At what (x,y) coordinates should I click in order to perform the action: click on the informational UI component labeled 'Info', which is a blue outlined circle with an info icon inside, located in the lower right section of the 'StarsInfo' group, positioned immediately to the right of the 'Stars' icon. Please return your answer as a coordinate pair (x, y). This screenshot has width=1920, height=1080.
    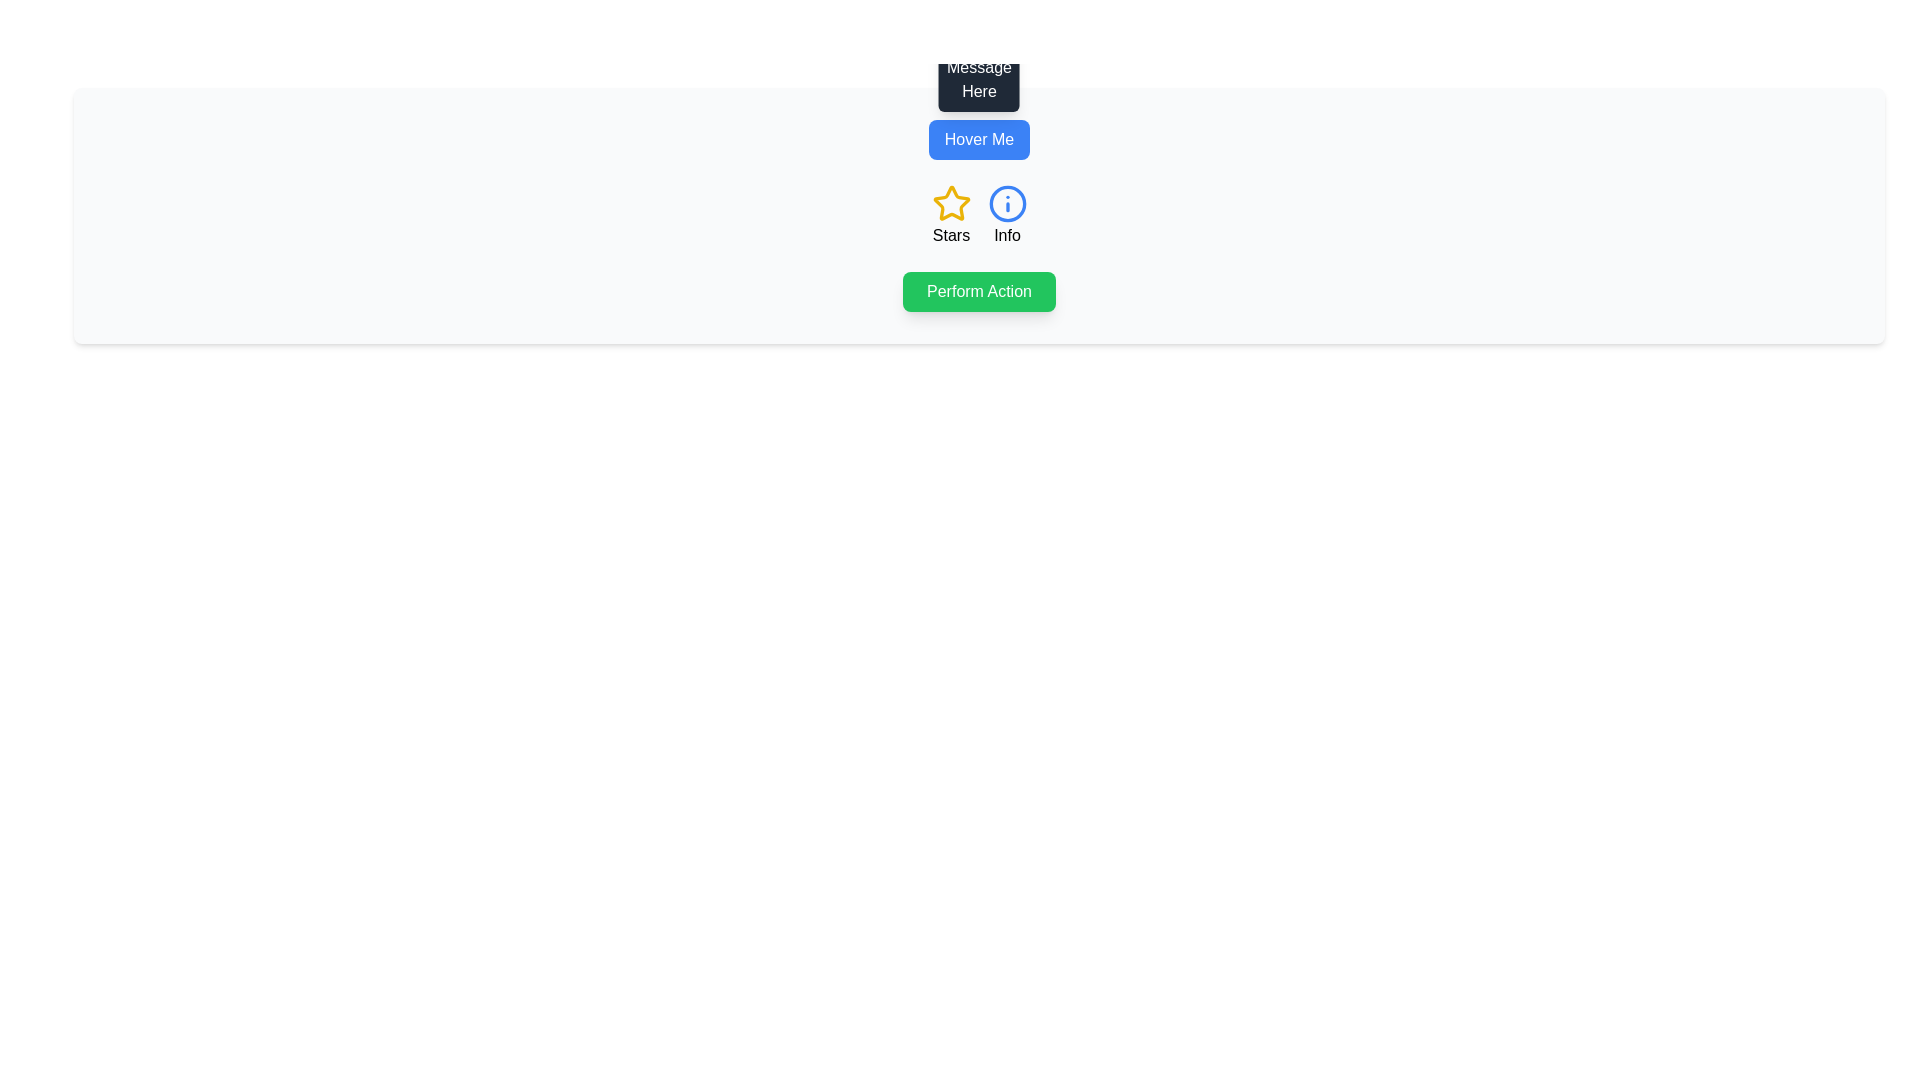
    Looking at the image, I should click on (1007, 216).